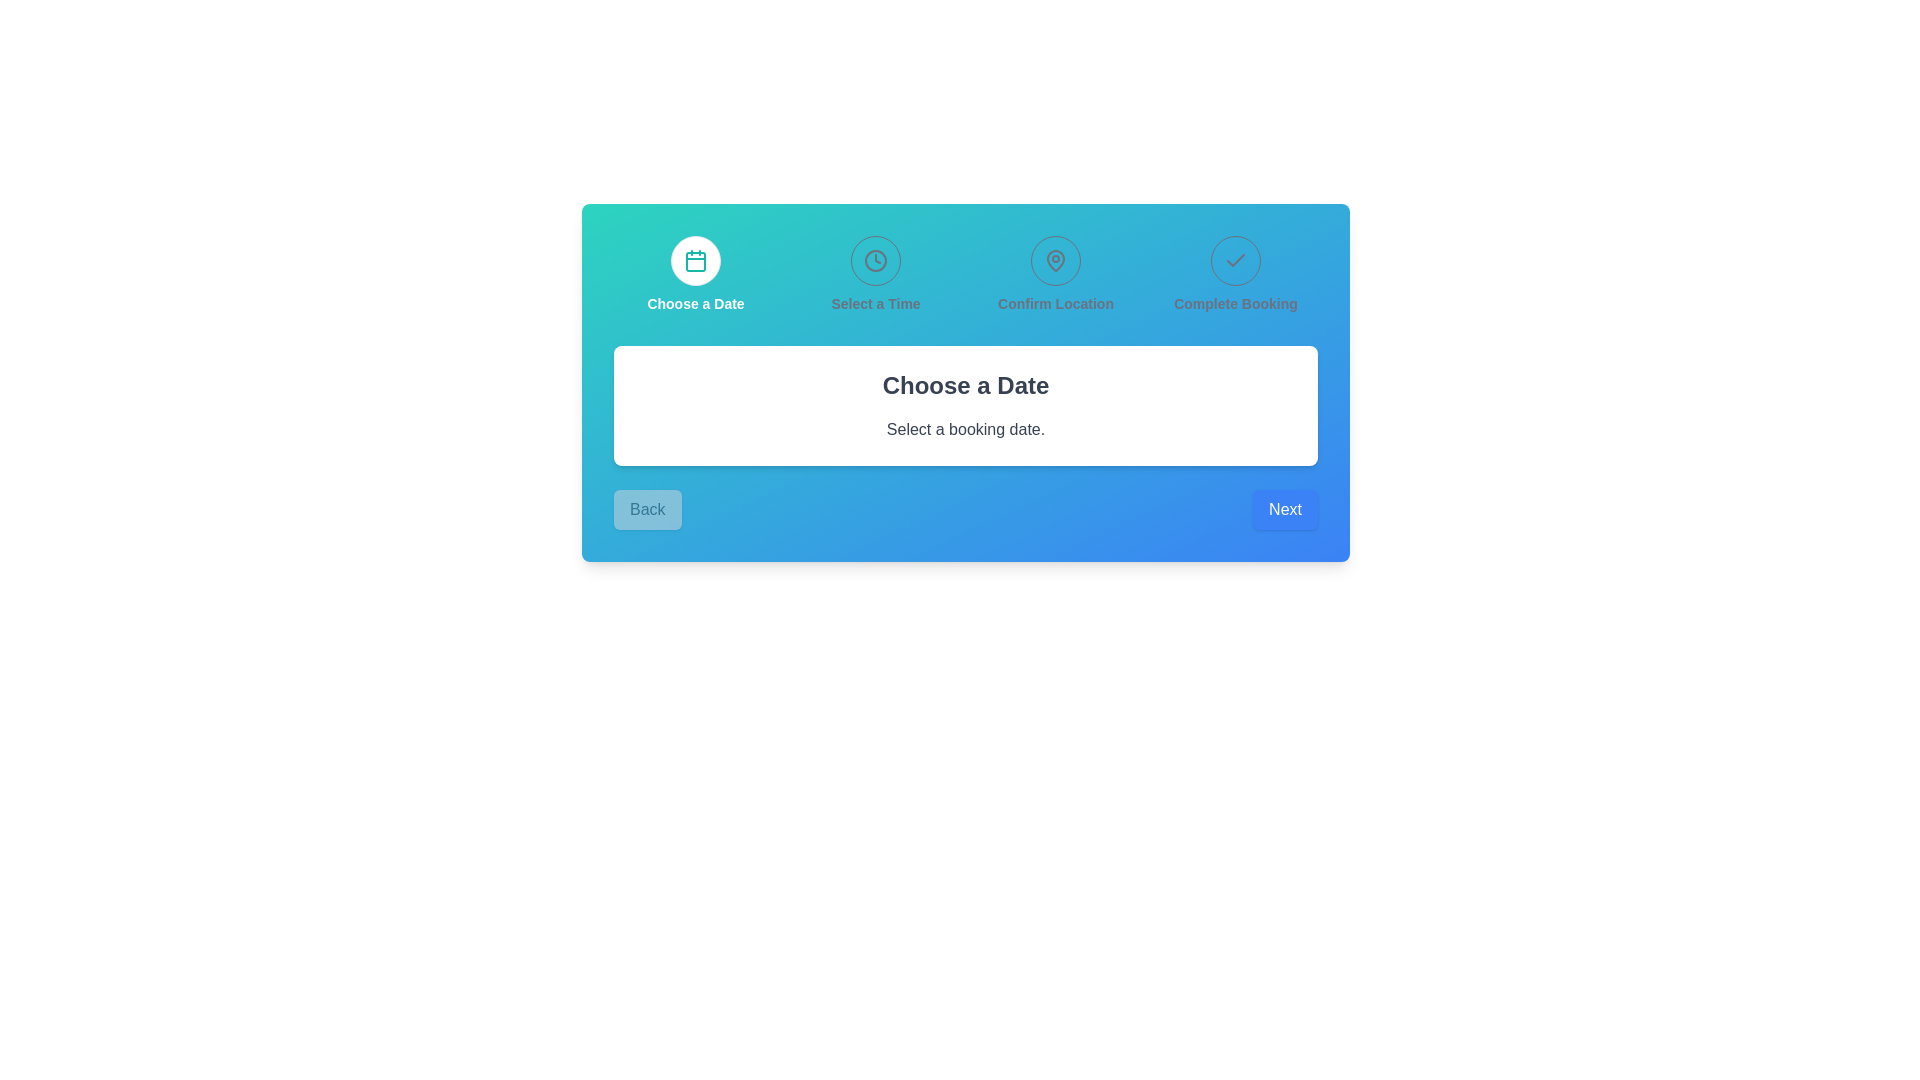 This screenshot has height=1080, width=1920. Describe the element at coordinates (875, 274) in the screenshot. I see `the 'Select a Time' section by clicking on the circular navigation button with a clock symbol and the text 'Select a Time' beneath it, which is centrally placed in the second position of a four-item navigation bar` at that location.